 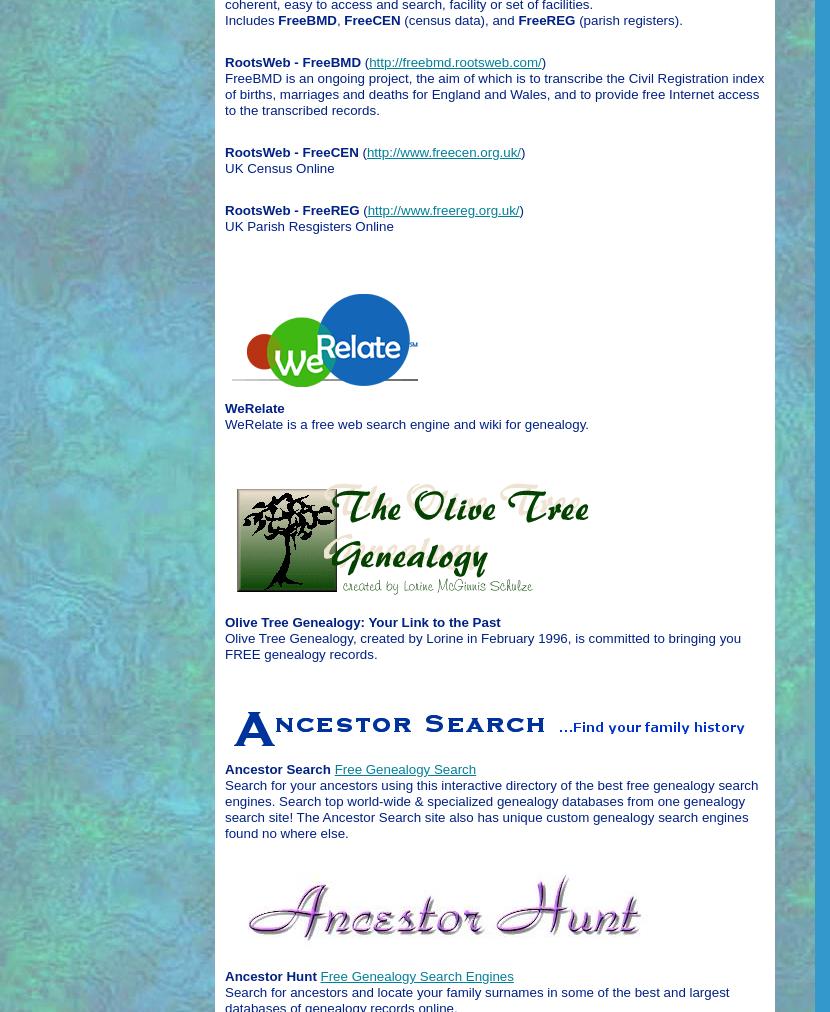 What do you see at coordinates (367, 209) in the screenshot?
I see `'http://www.freereg.org.uk/'` at bounding box center [367, 209].